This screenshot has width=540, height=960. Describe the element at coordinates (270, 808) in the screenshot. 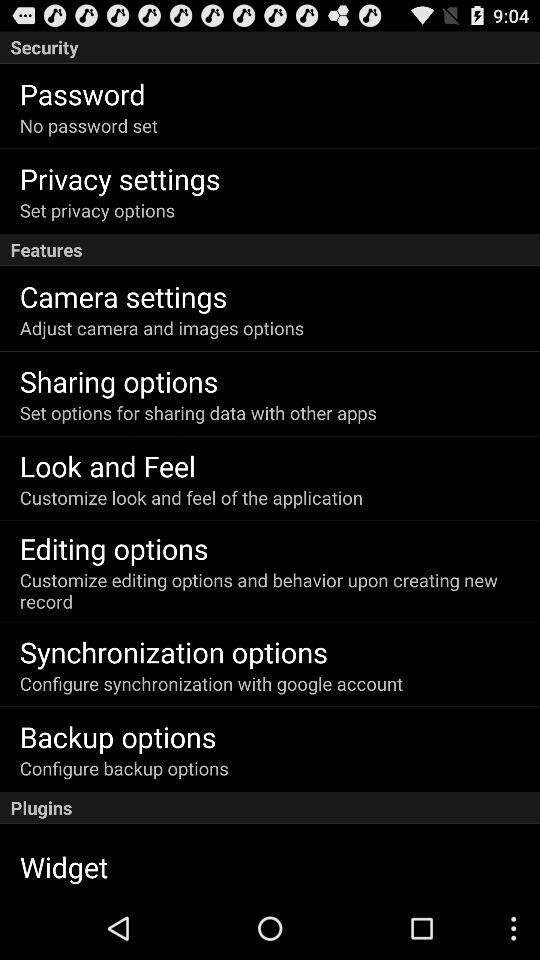

I see `the plugins item` at that location.